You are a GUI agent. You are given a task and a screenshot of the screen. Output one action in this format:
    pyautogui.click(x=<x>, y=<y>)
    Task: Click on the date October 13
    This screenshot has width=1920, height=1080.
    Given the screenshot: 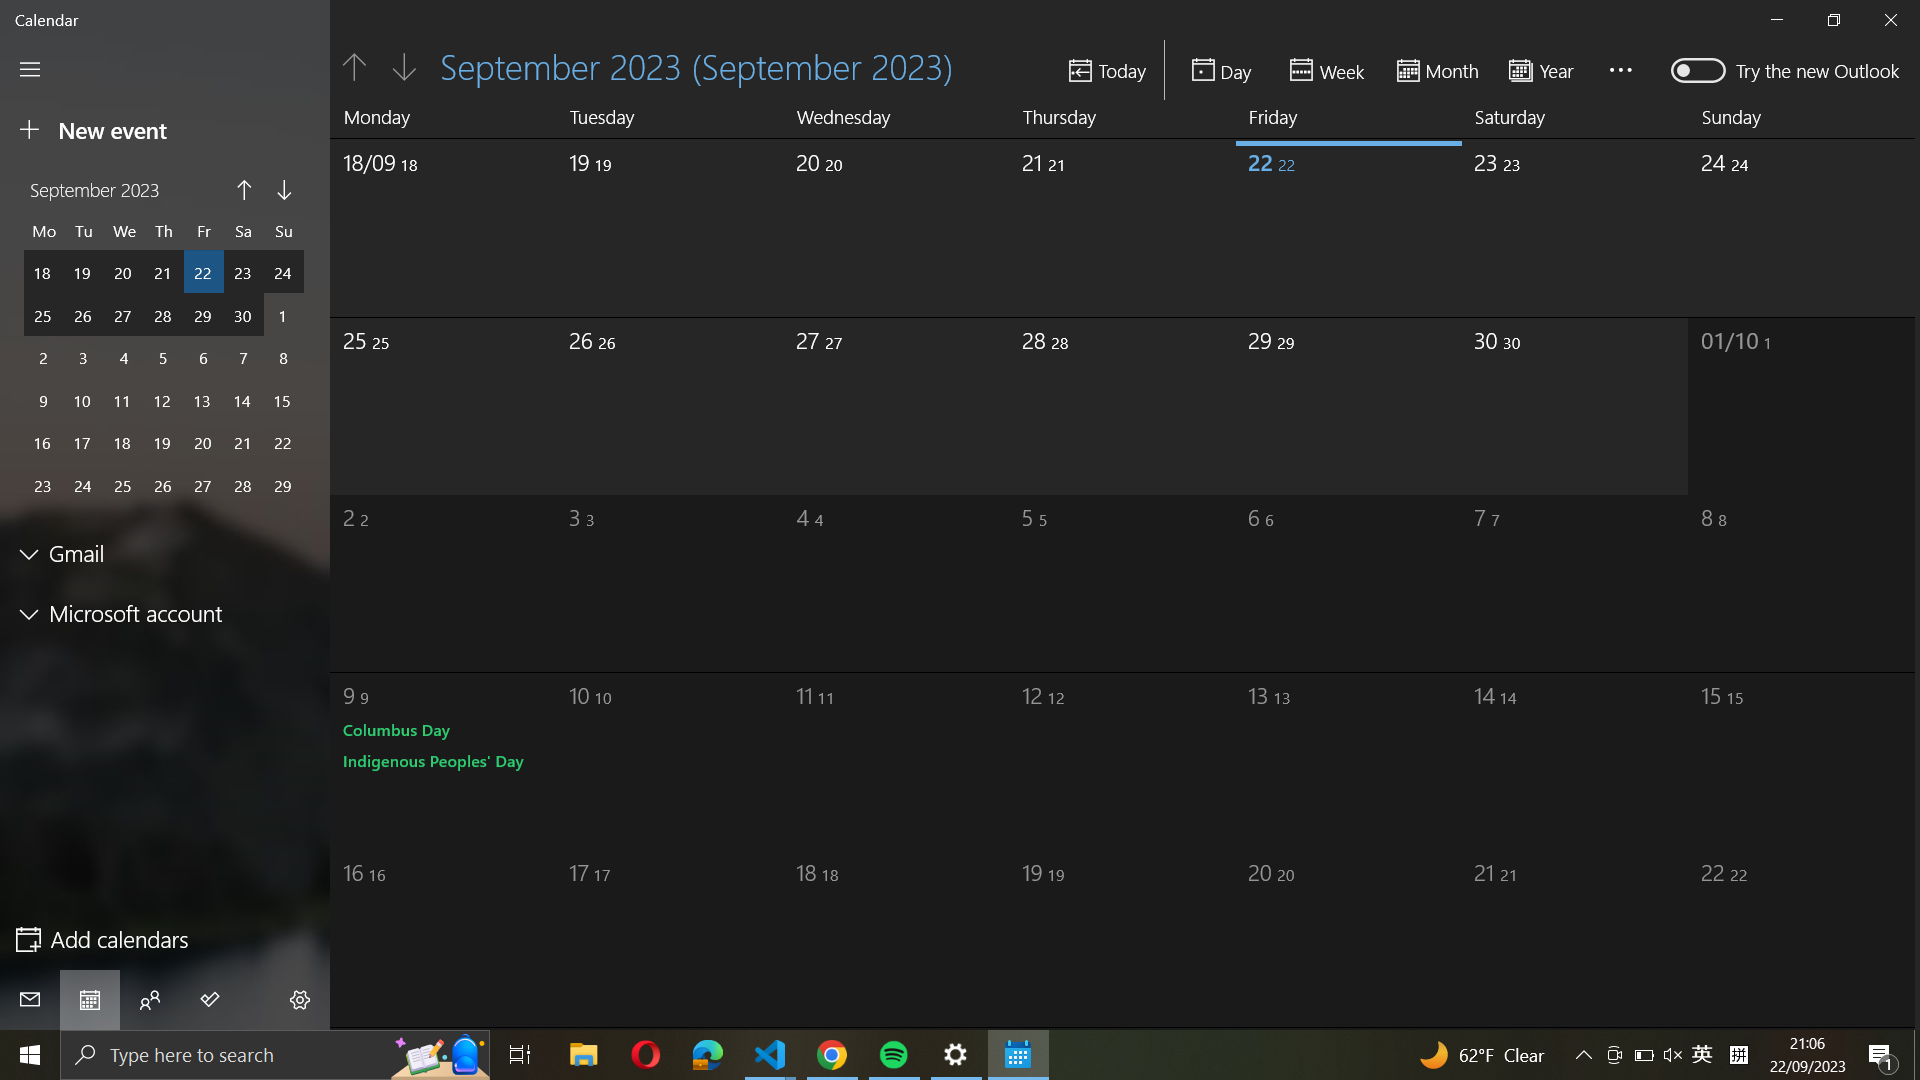 What is the action you would take?
    pyautogui.click(x=1320, y=753)
    